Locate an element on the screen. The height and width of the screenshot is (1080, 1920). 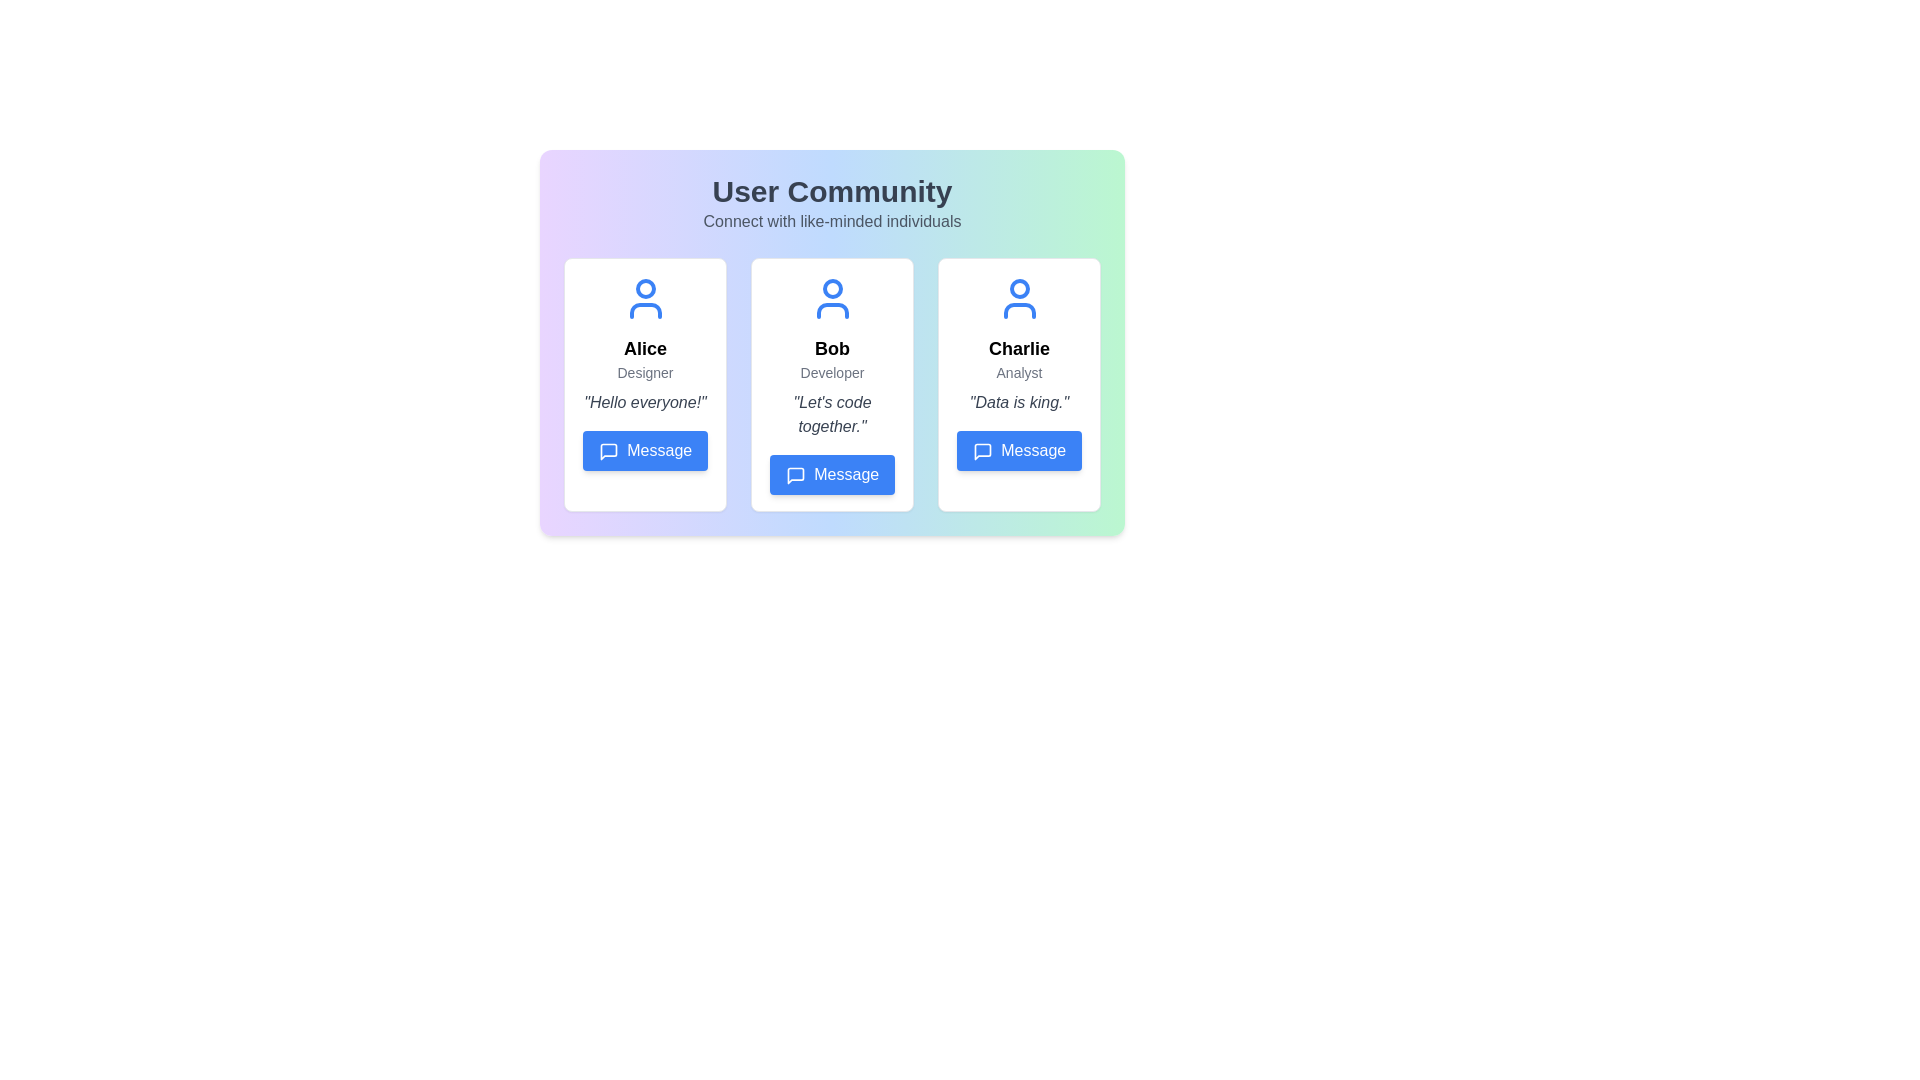
the user profile icon representing 'Charlie' located at the top of the card in the third column of the user profile display section is located at coordinates (1019, 299).